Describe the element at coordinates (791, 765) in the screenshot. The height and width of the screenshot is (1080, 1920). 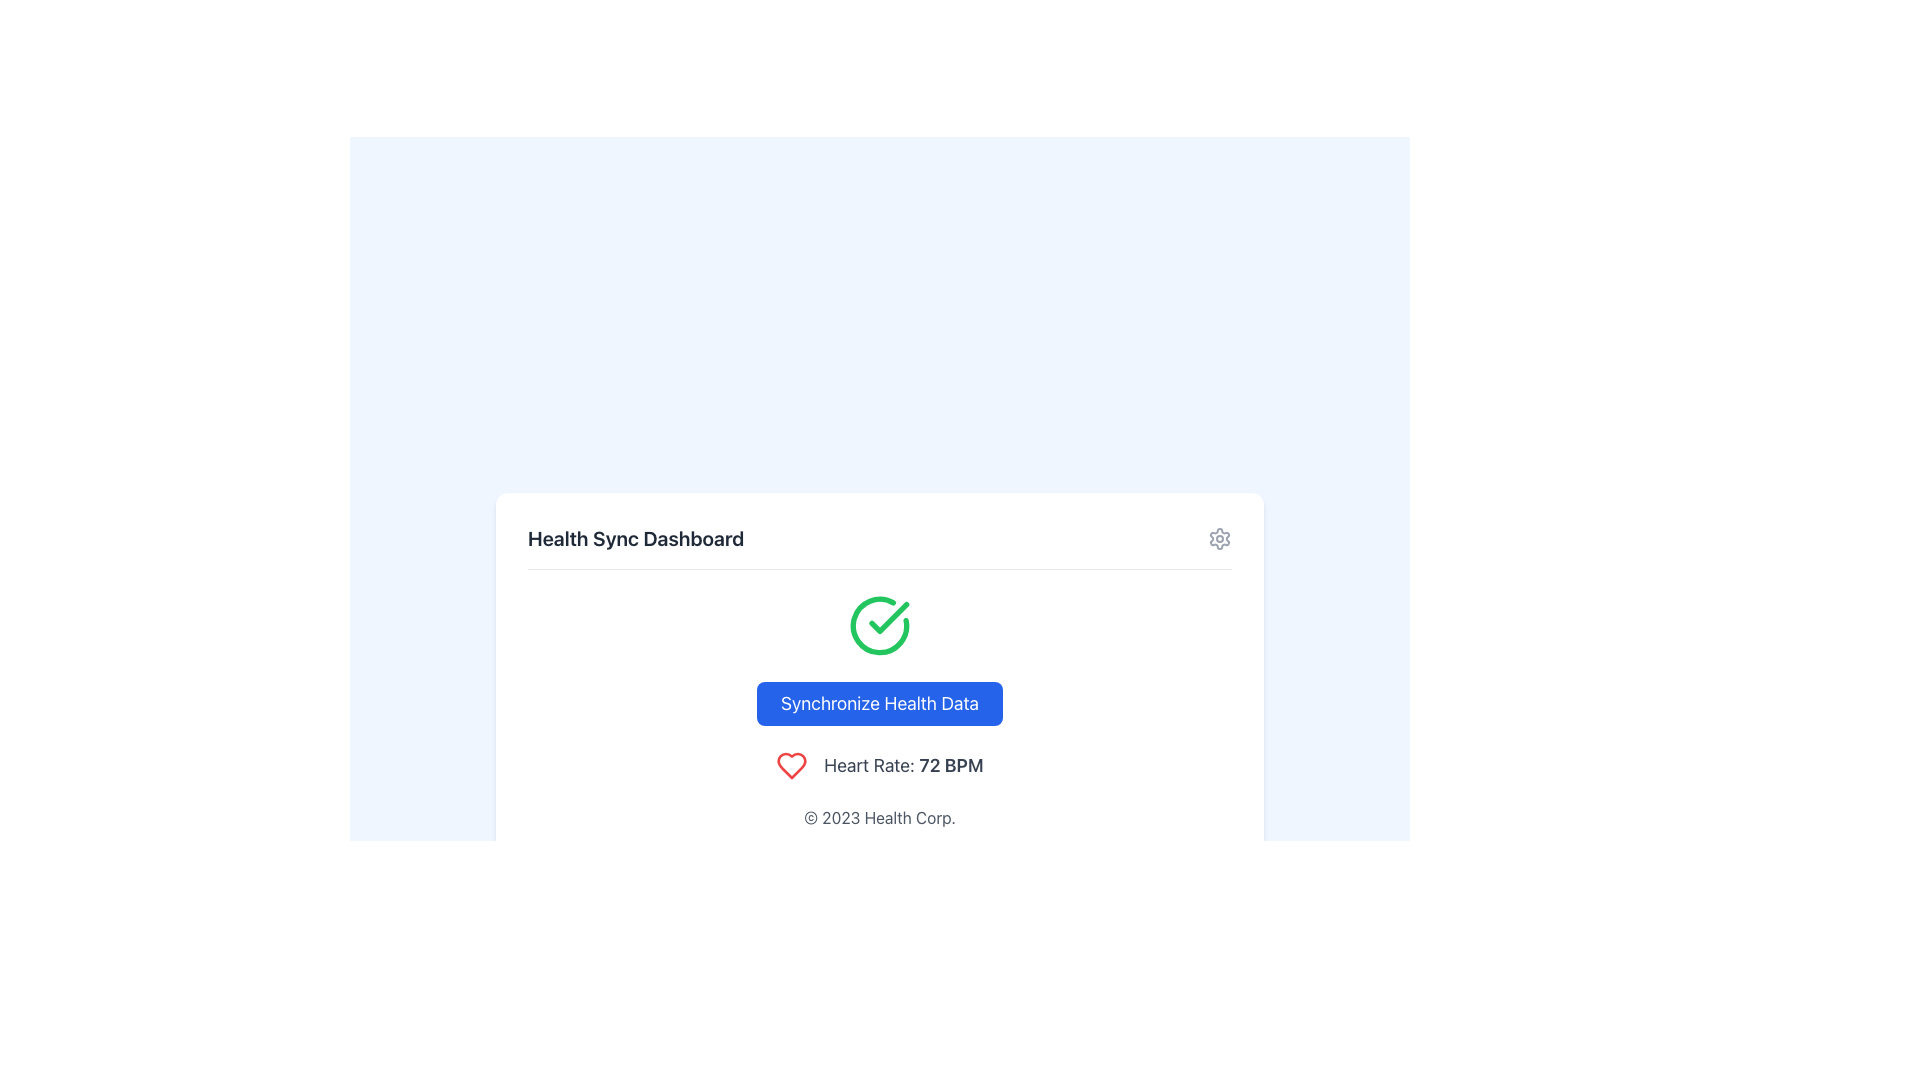
I see `the red heart icon located to the left of the text 'Heart Rate: 72 BPM', which is visually distinct and part of the heart rate information group` at that location.